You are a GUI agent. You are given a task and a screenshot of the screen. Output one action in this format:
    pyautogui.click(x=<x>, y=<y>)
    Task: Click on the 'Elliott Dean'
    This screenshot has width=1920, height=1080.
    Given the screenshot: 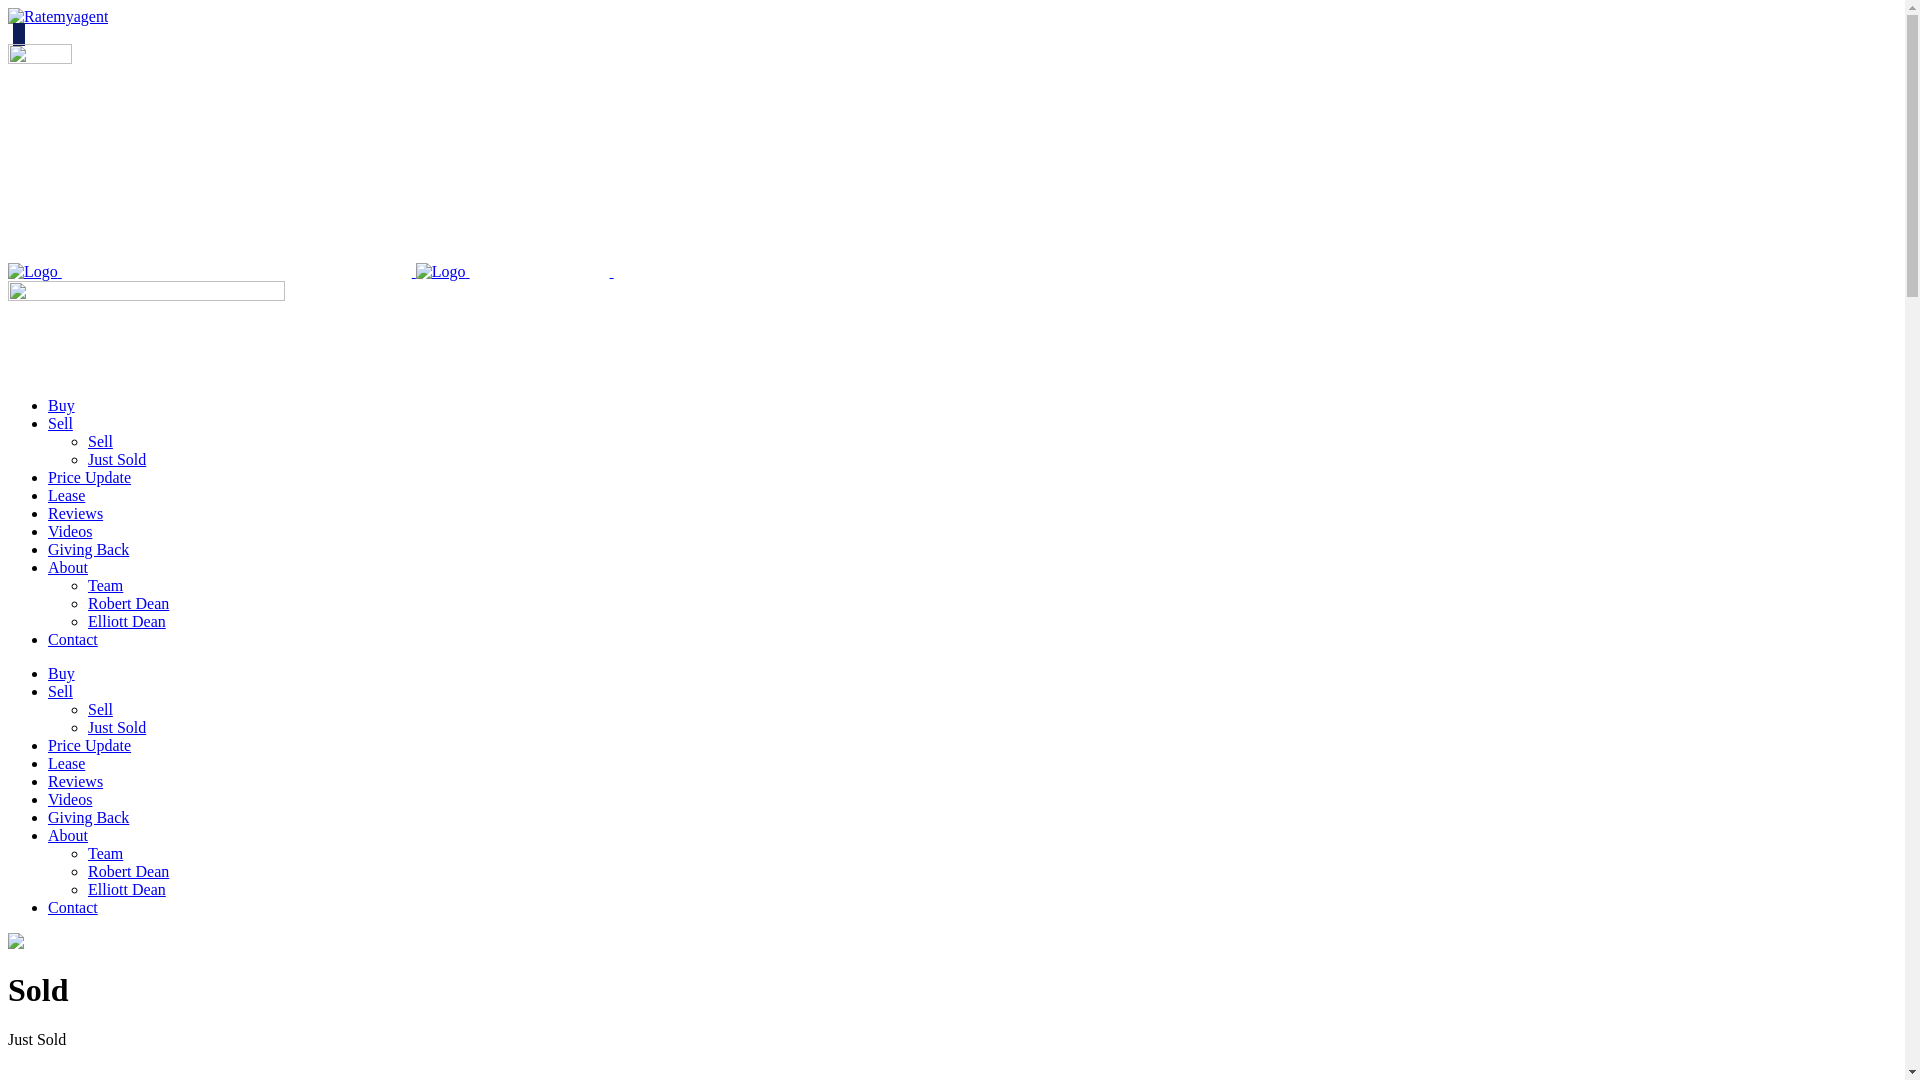 What is the action you would take?
    pyautogui.click(x=86, y=888)
    